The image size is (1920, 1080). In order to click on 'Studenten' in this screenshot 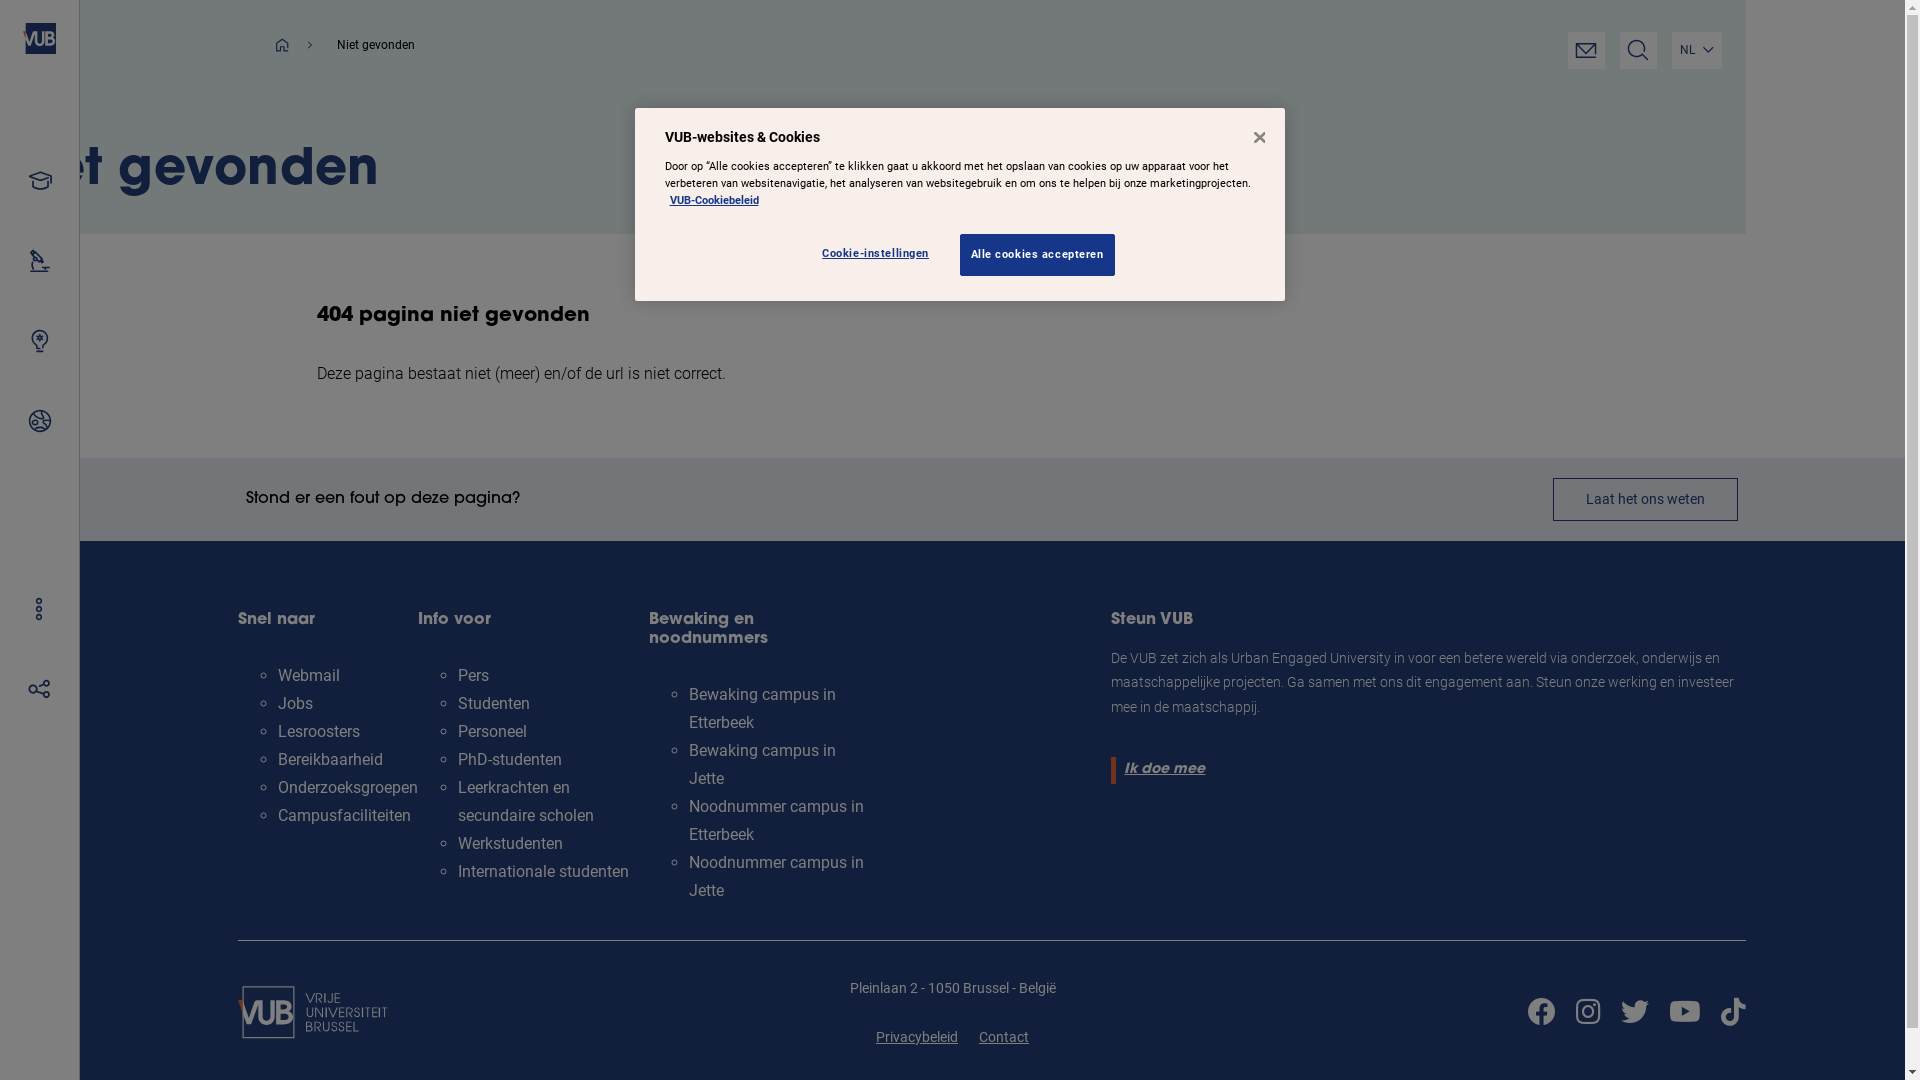, I will do `click(456, 702)`.